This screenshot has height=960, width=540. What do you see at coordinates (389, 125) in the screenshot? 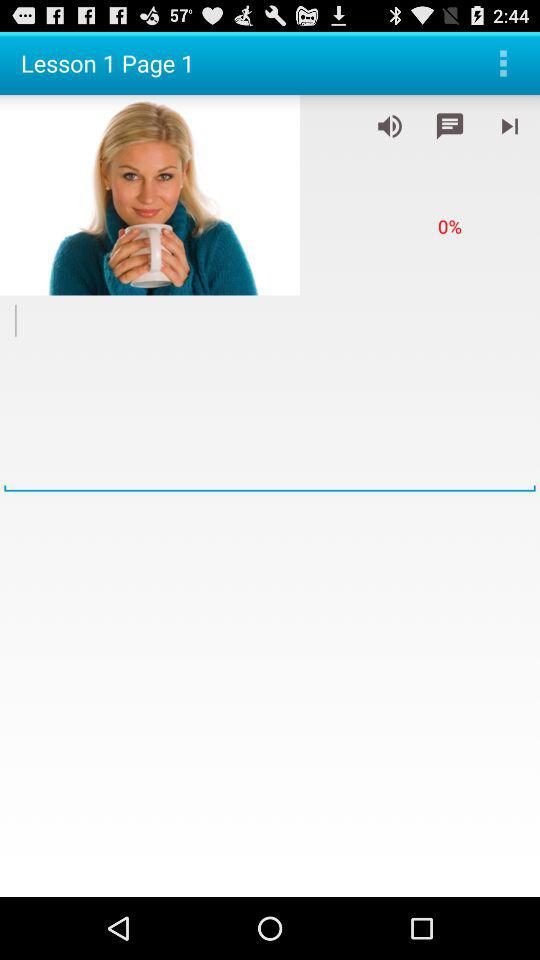
I see `adjust volume` at bounding box center [389, 125].